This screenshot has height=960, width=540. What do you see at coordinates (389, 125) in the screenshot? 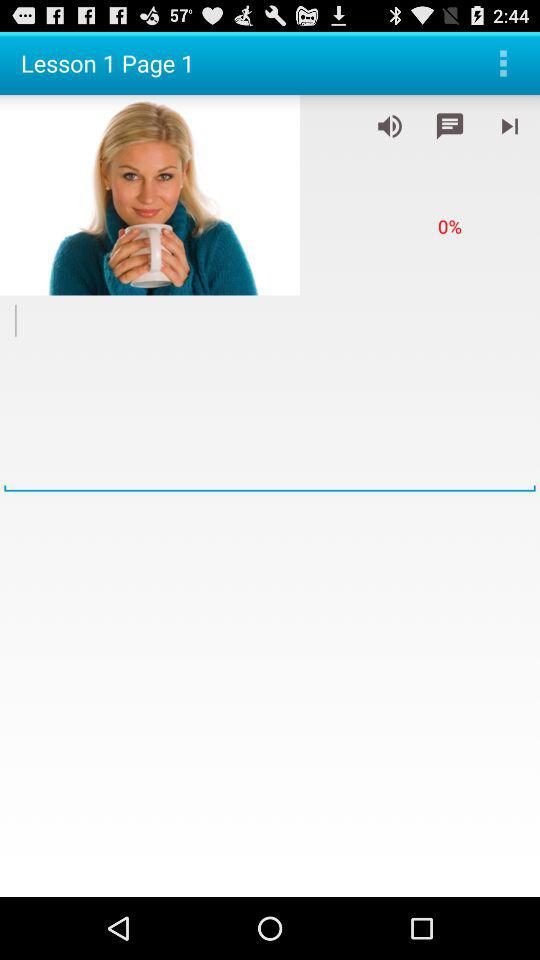
I see `adjust volume` at bounding box center [389, 125].